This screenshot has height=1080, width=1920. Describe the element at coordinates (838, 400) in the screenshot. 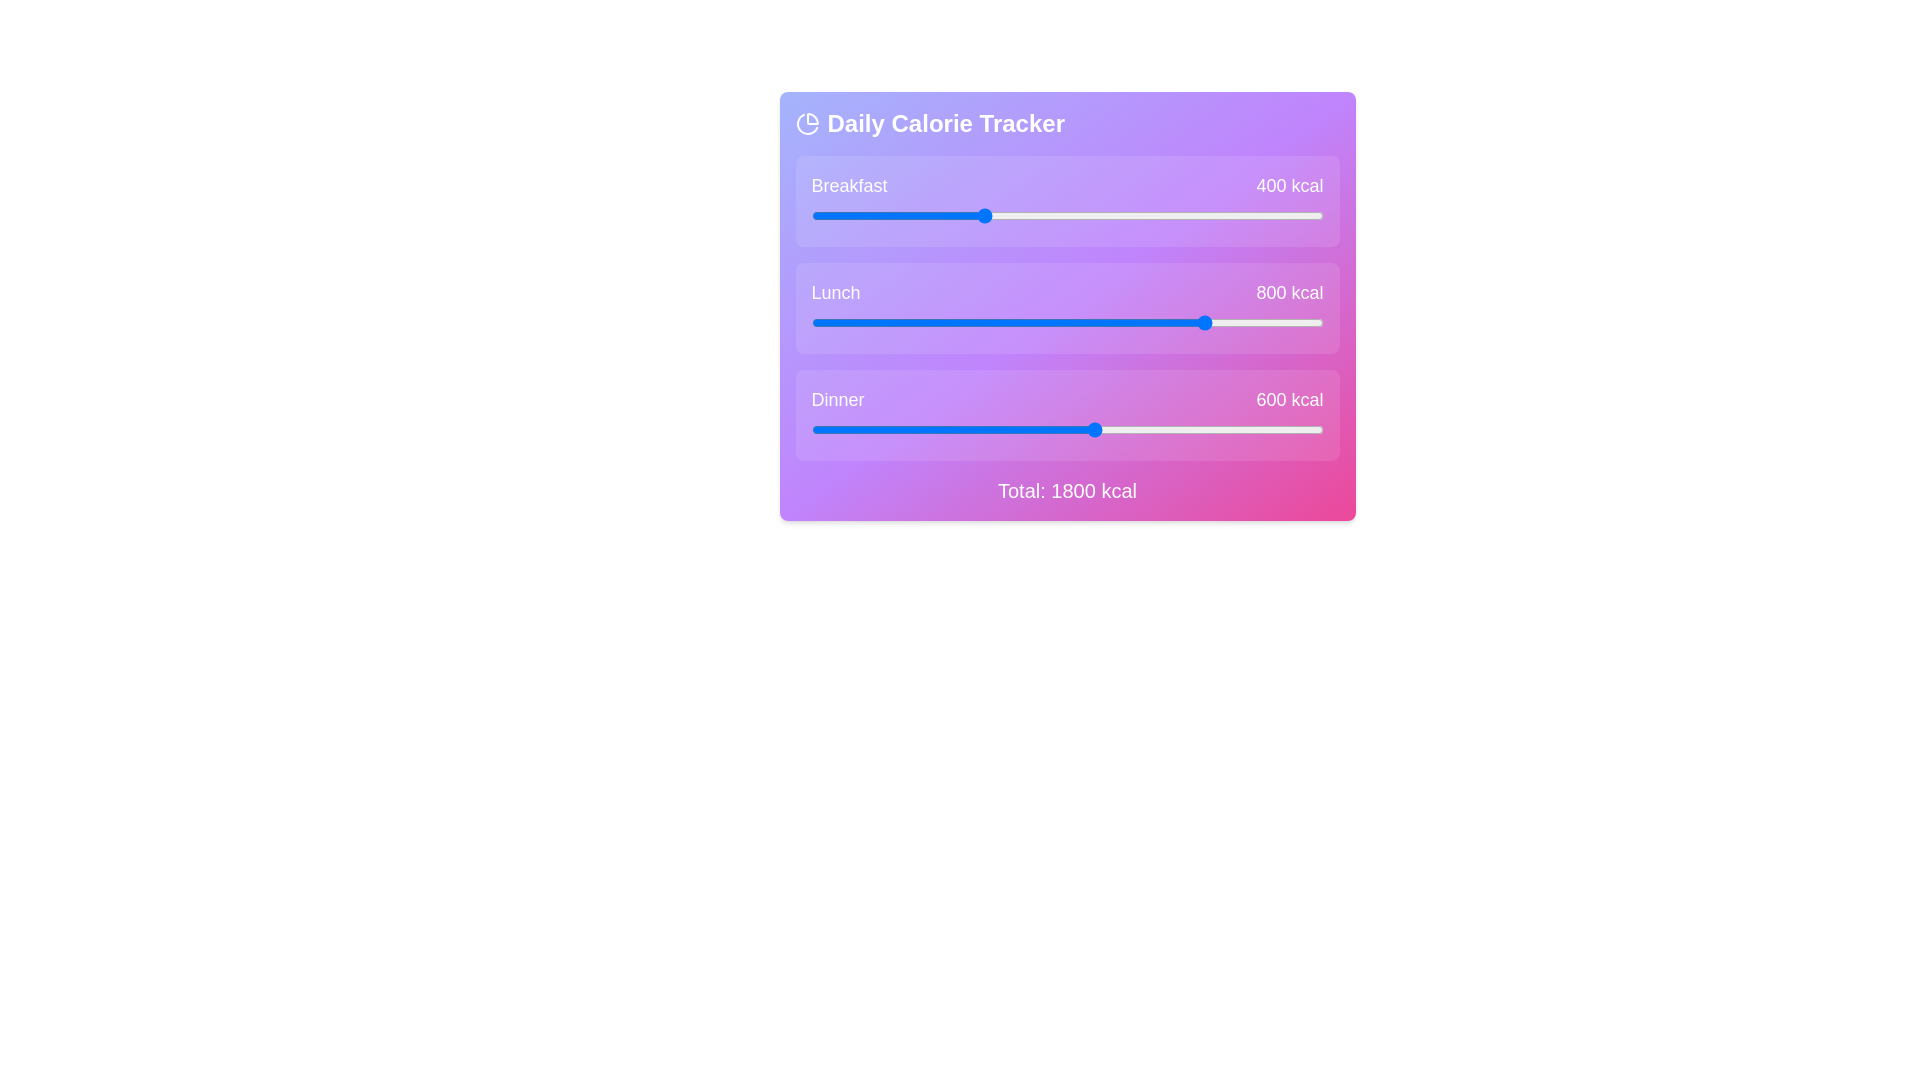

I see `the Text Label that categorizes the meal entry, specifically the label displaying 'dinner600 kcal', located within the 'Daily Calorie Tracker' section` at that location.